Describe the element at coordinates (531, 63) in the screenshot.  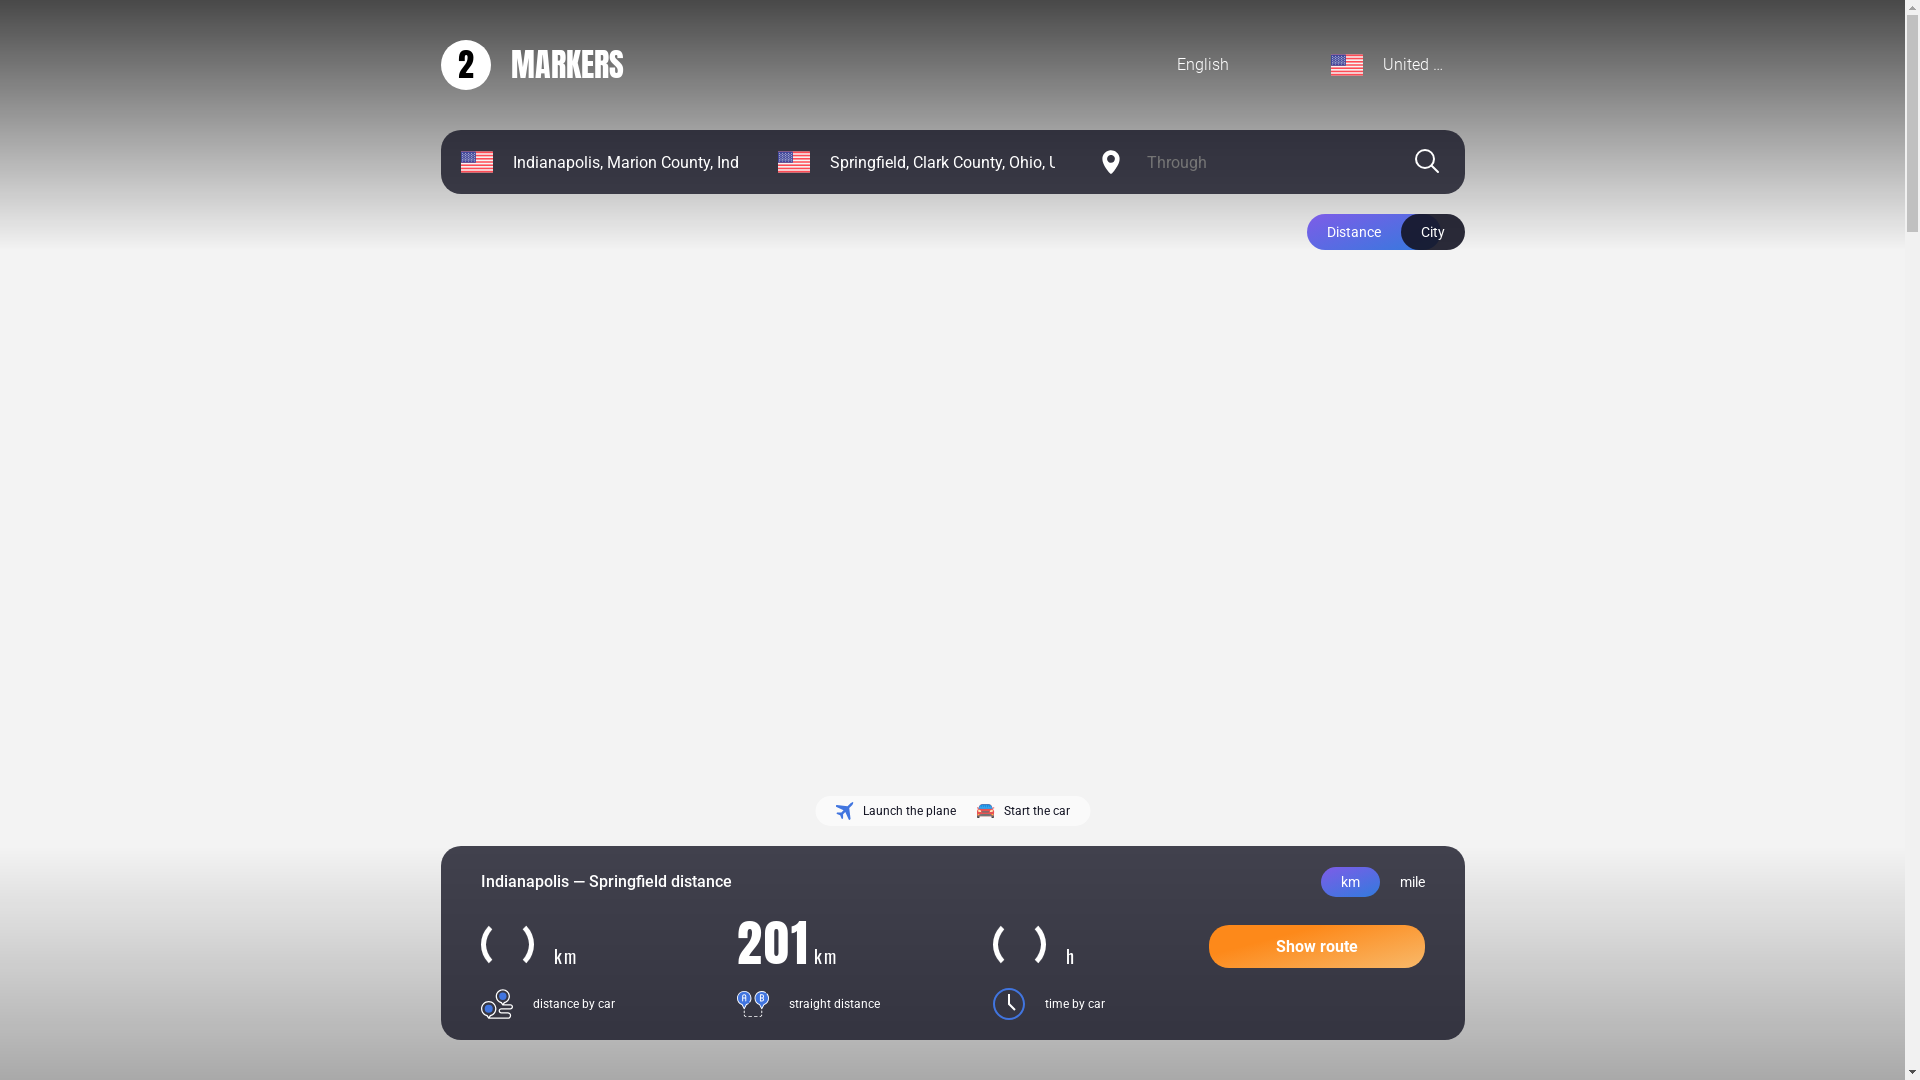
I see `'2MARKERS'` at that location.